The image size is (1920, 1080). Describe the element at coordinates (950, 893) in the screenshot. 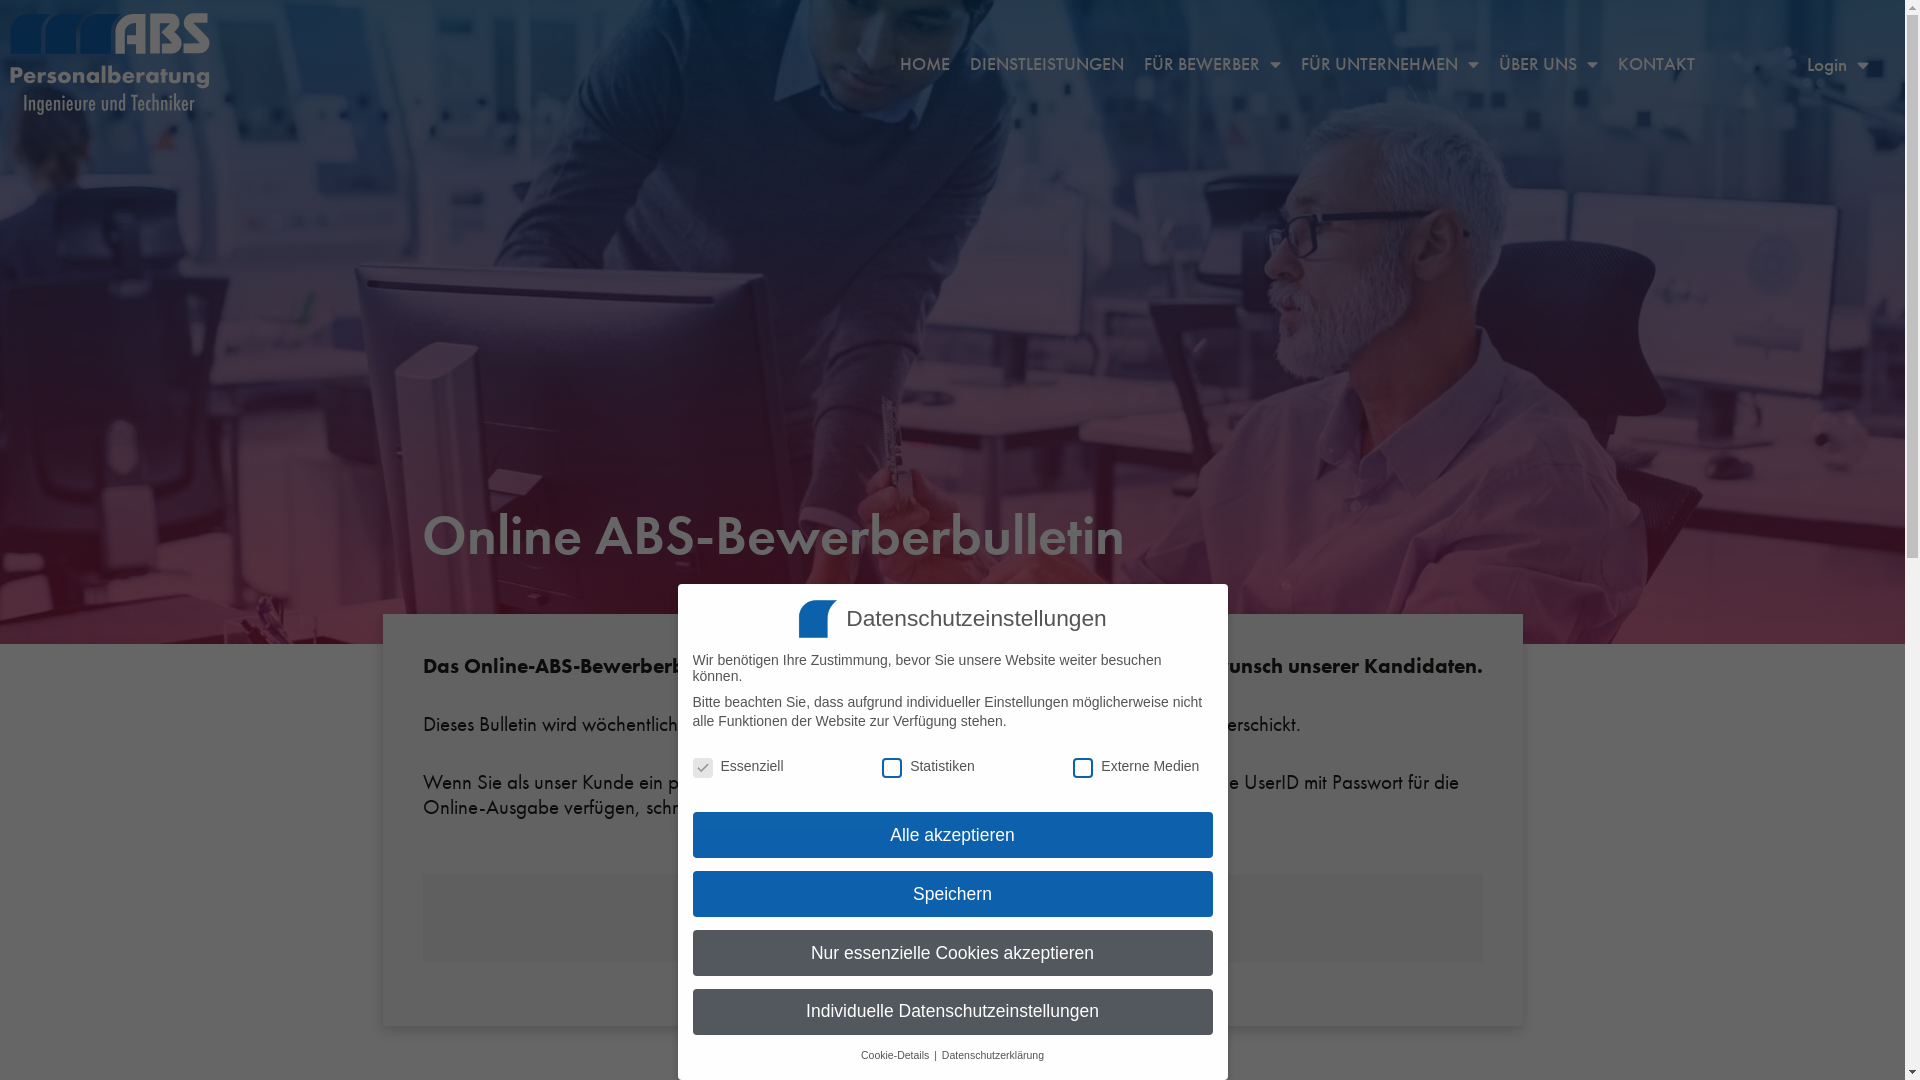

I see `'Speichern'` at that location.